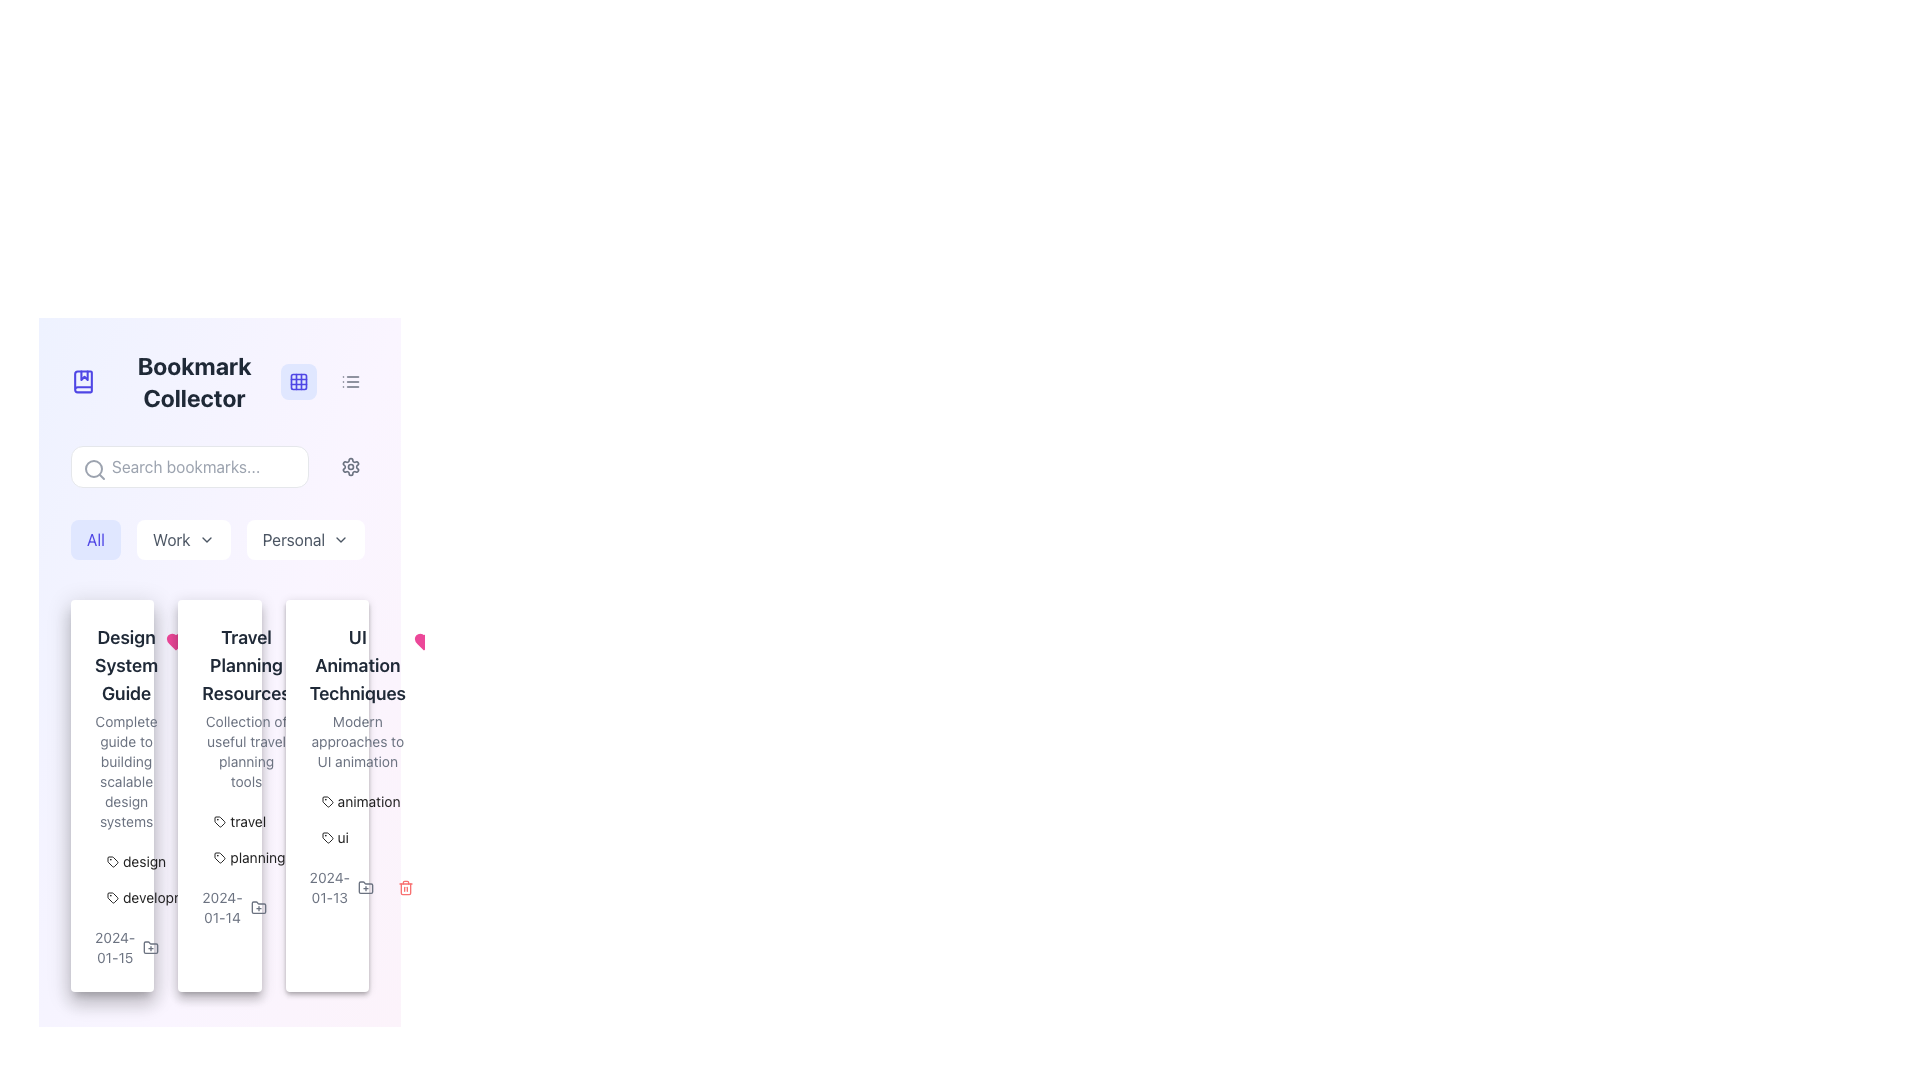  What do you see at coordinates (257, 907) in the screenshot?
I see `the folder icon, which is styled as an outline graphic with a rectangular base and a protruding top edge, located under the 'Travel Planning Resources' card in the center of a small icon set` at bounding box center [257, 907].